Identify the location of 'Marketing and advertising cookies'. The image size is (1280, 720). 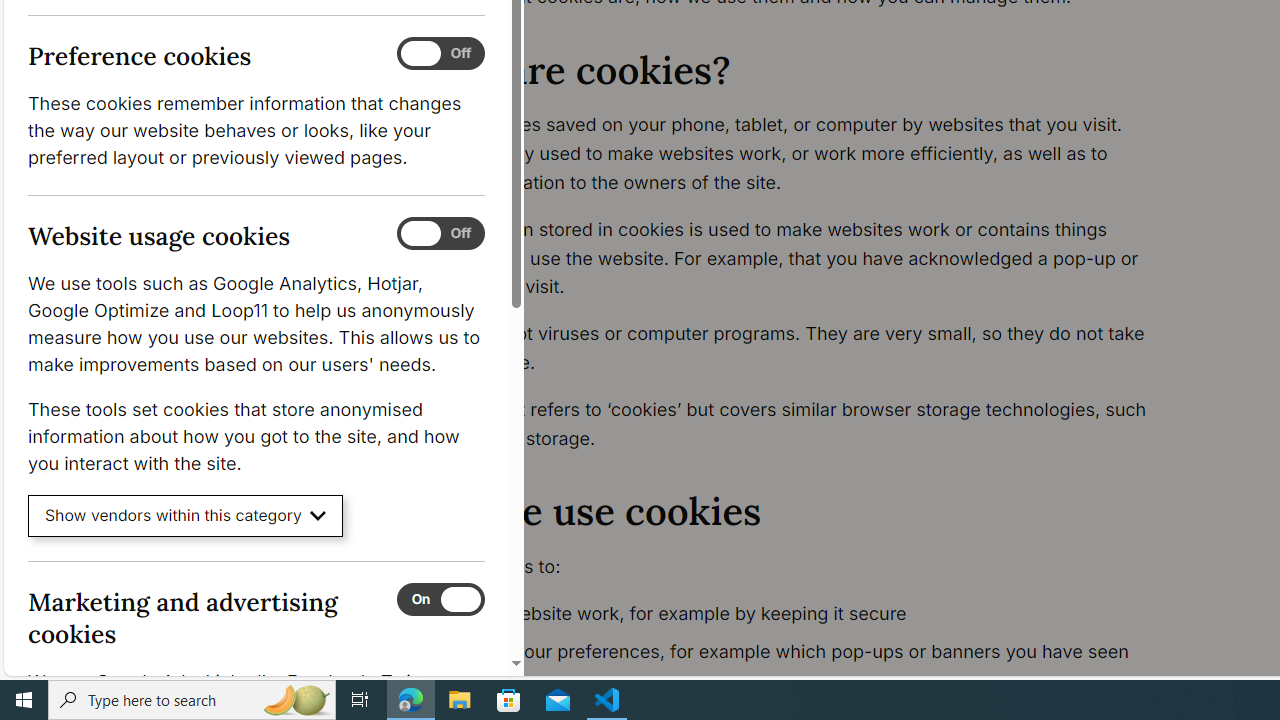
(439, 598).